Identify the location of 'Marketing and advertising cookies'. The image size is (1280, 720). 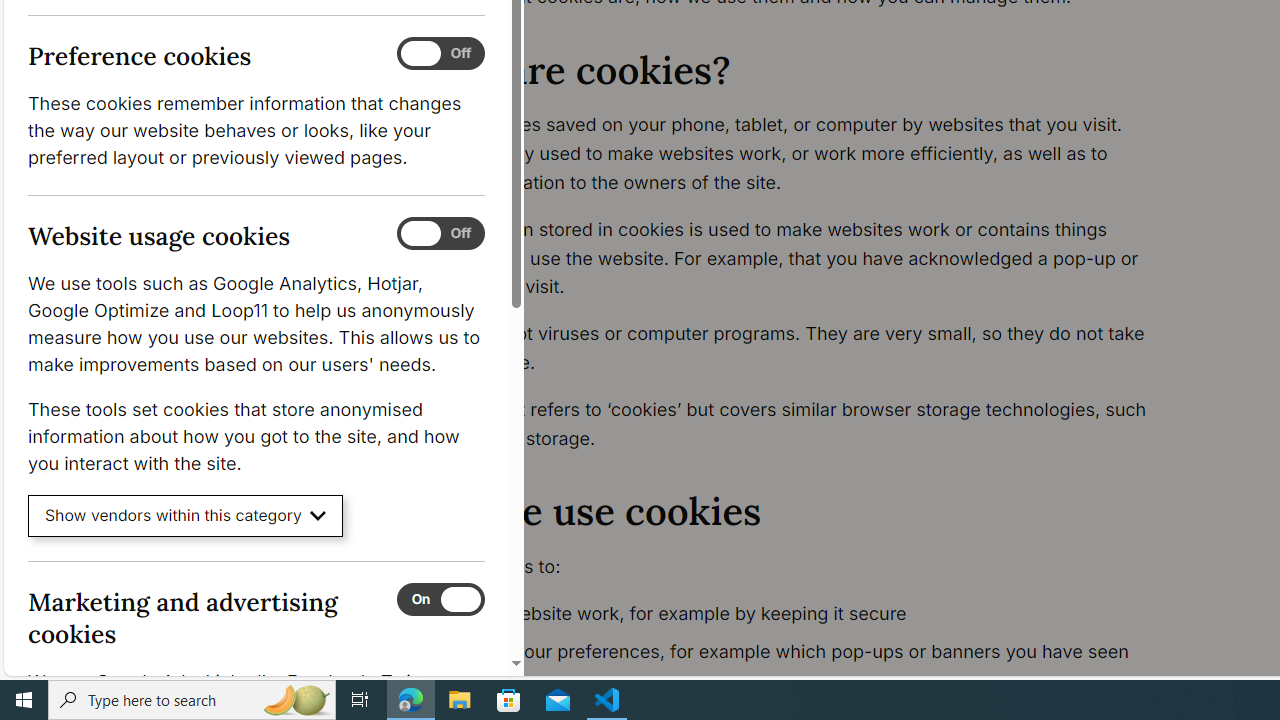
(439, 598).